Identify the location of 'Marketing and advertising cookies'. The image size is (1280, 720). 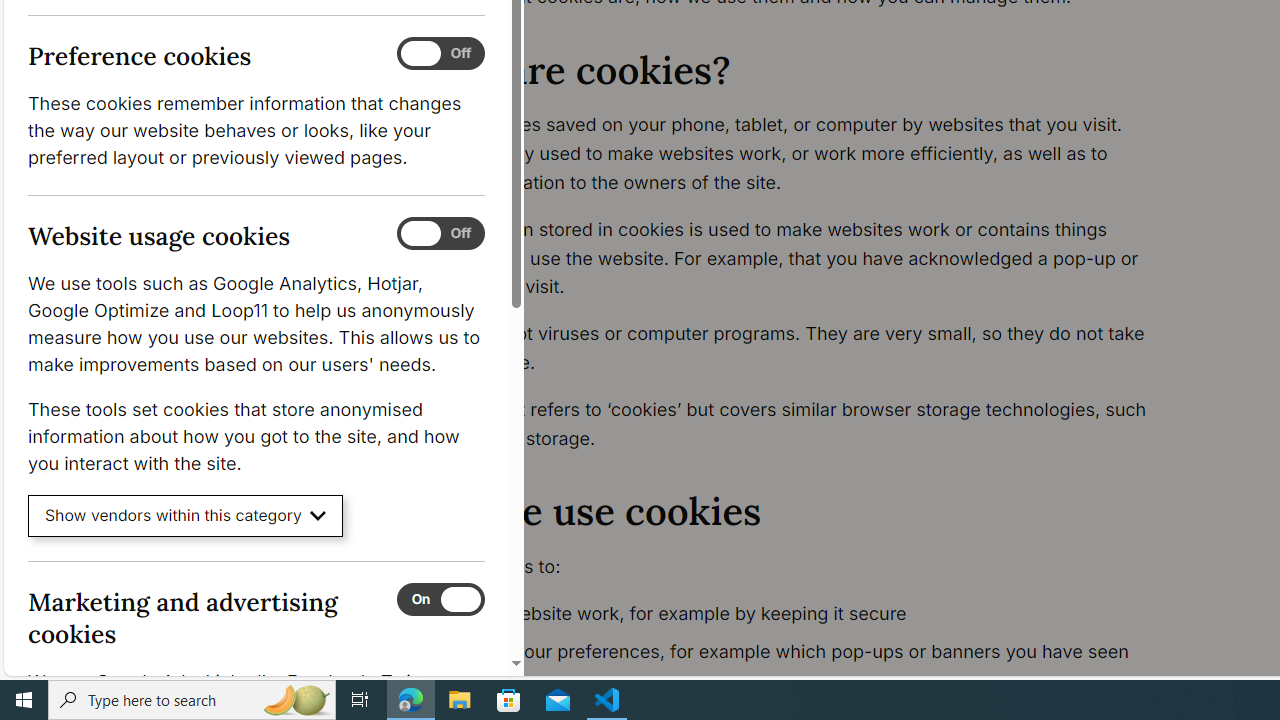
(439, 598).